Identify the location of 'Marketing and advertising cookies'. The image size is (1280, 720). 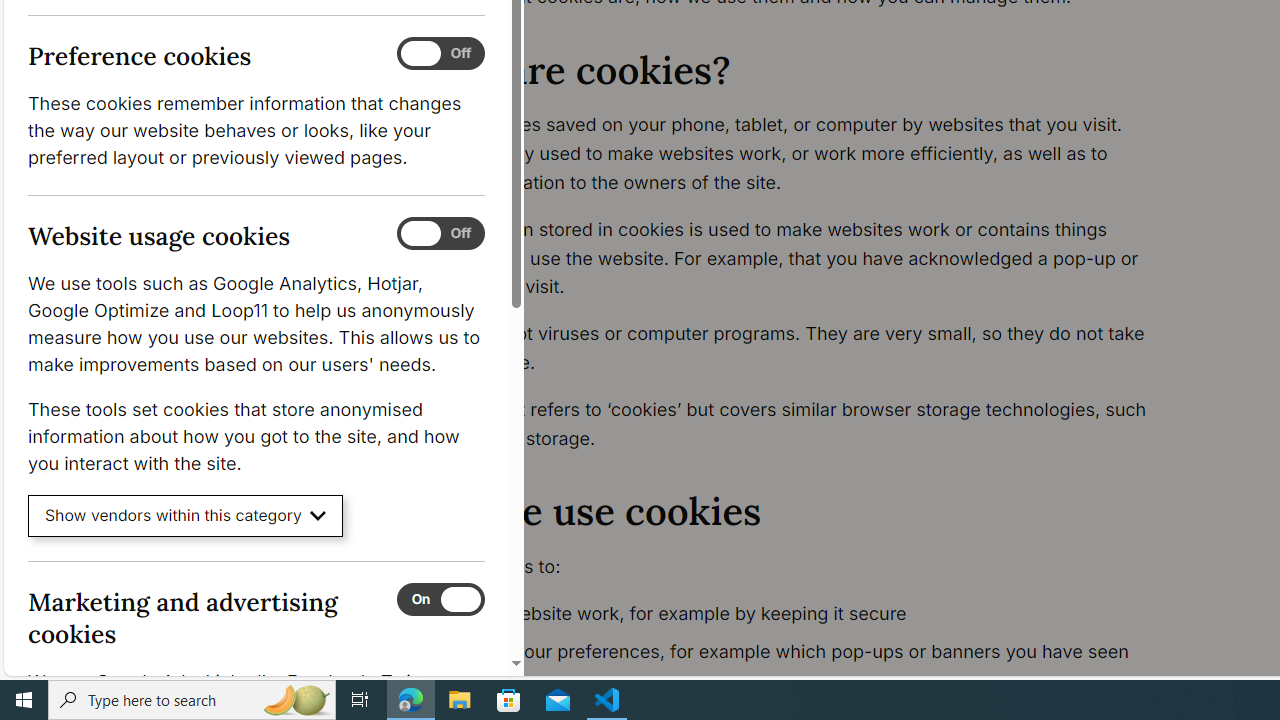
(439, 598).